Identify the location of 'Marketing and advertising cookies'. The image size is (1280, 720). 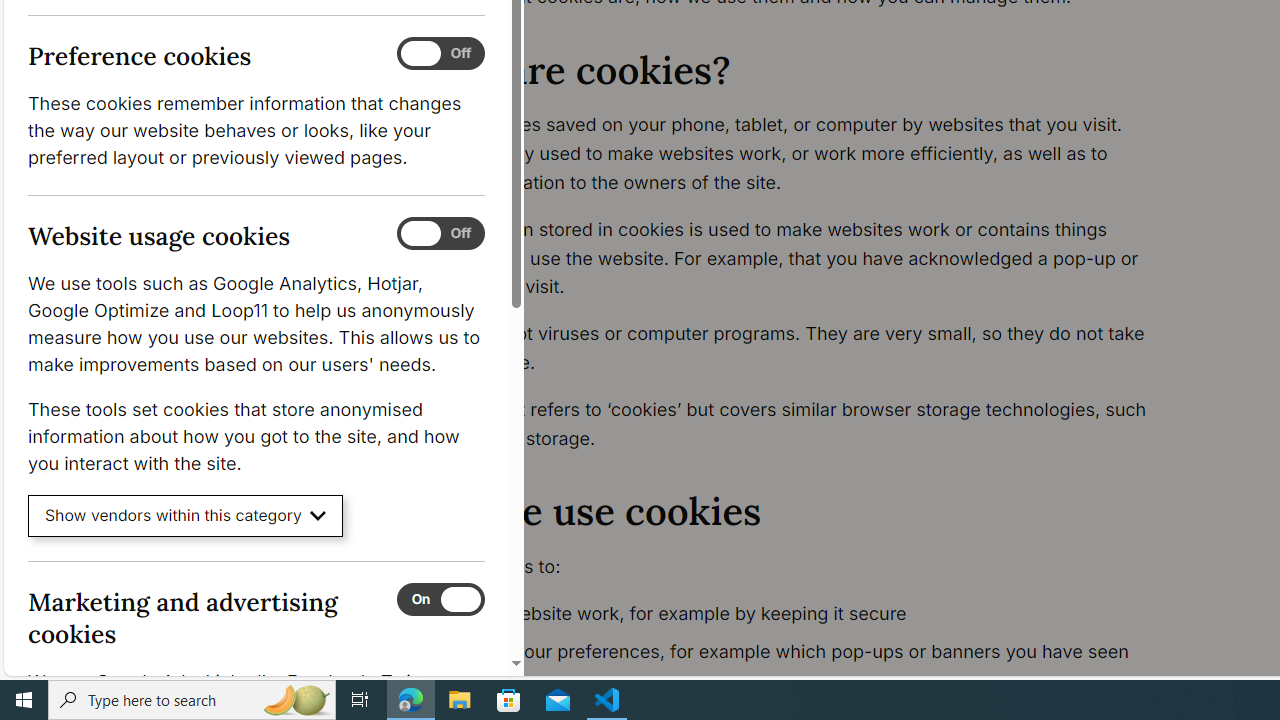
(439, 598).